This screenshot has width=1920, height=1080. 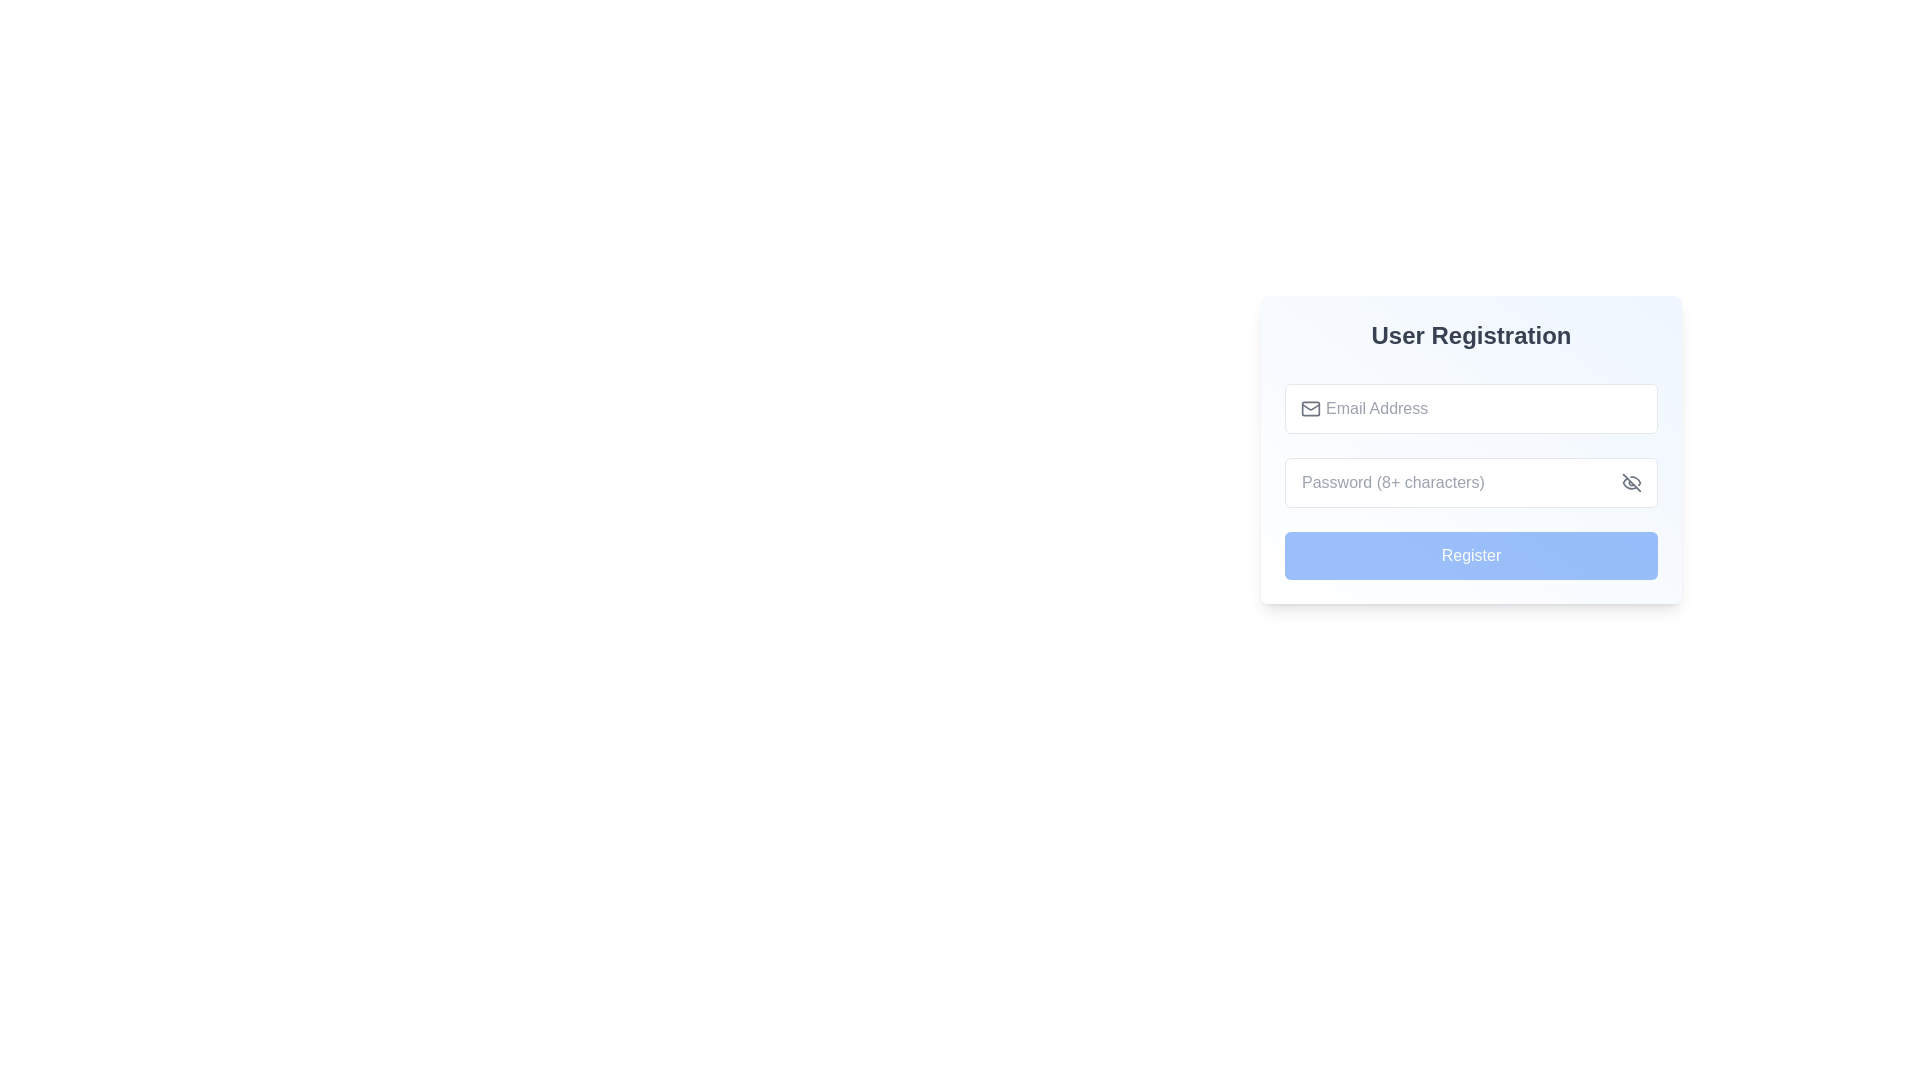 I want to click on the envelope icon in the email input field within the User Registration form, so click(x=1310, y=407).